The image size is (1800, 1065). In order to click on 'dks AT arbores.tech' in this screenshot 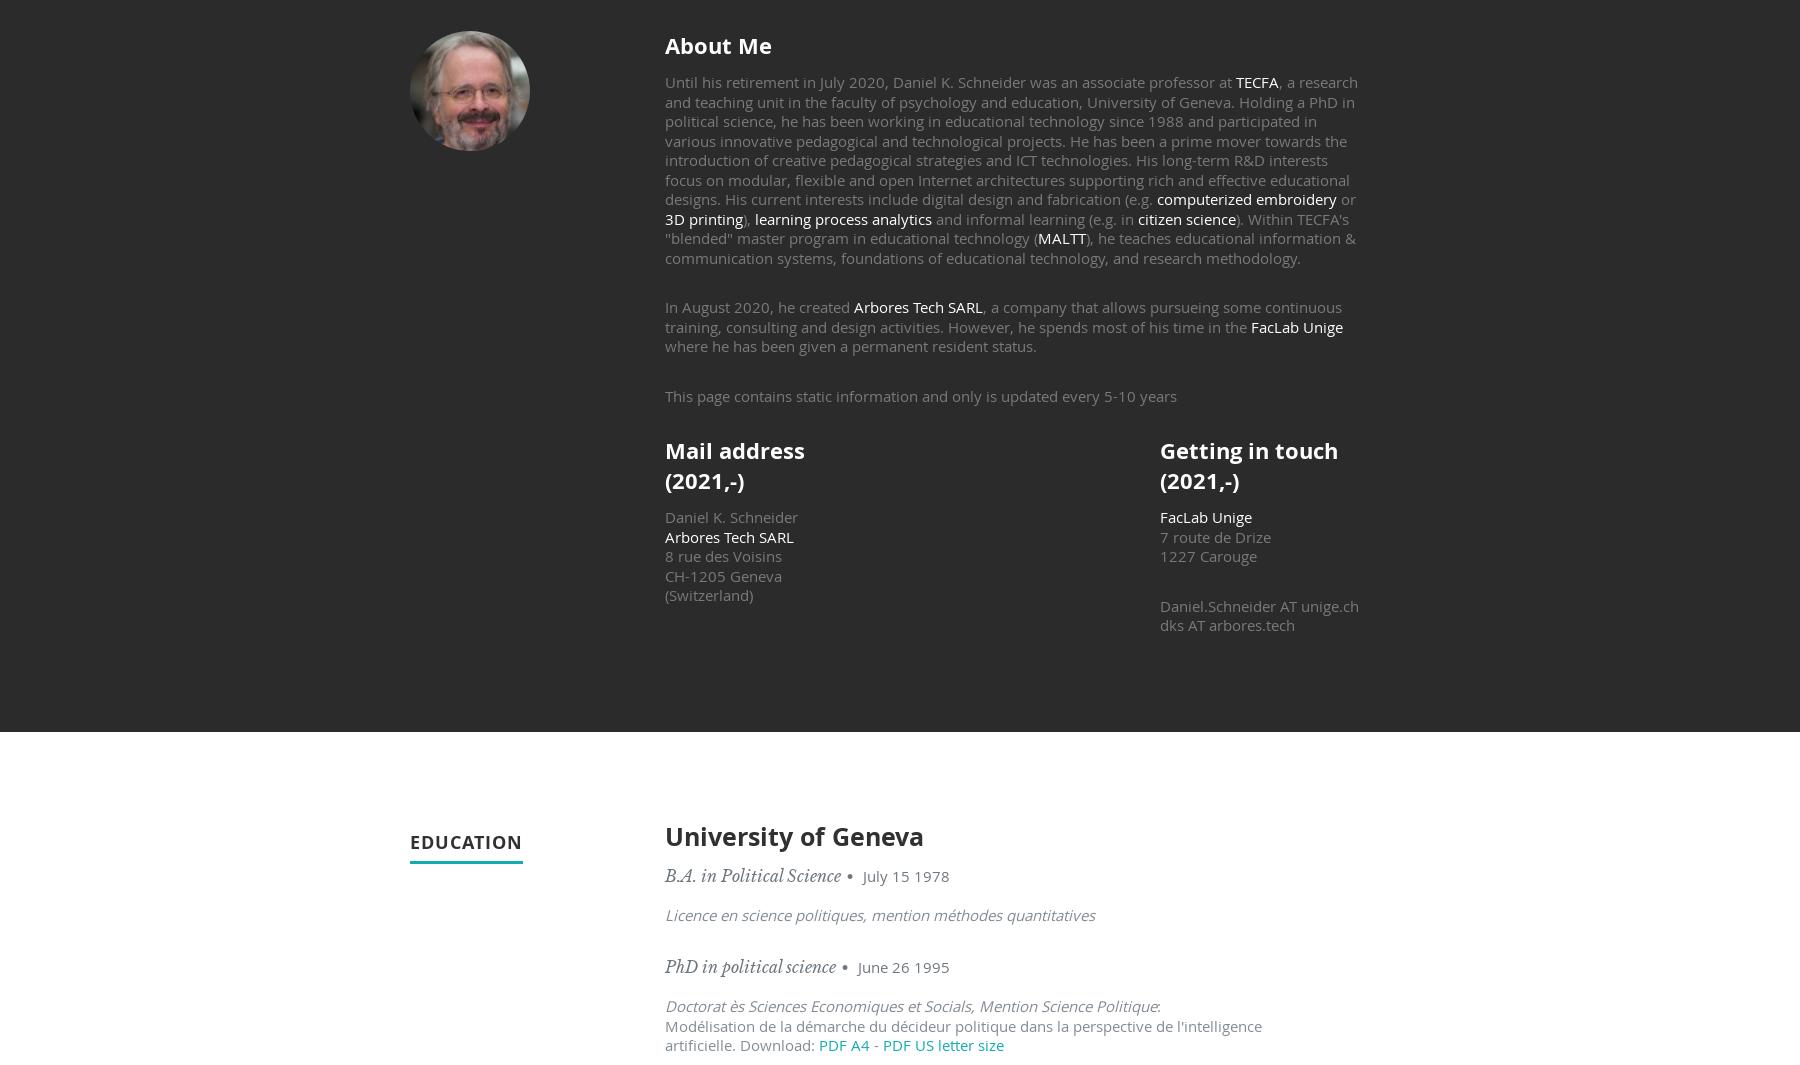, I will do `click(1158, 625)`.